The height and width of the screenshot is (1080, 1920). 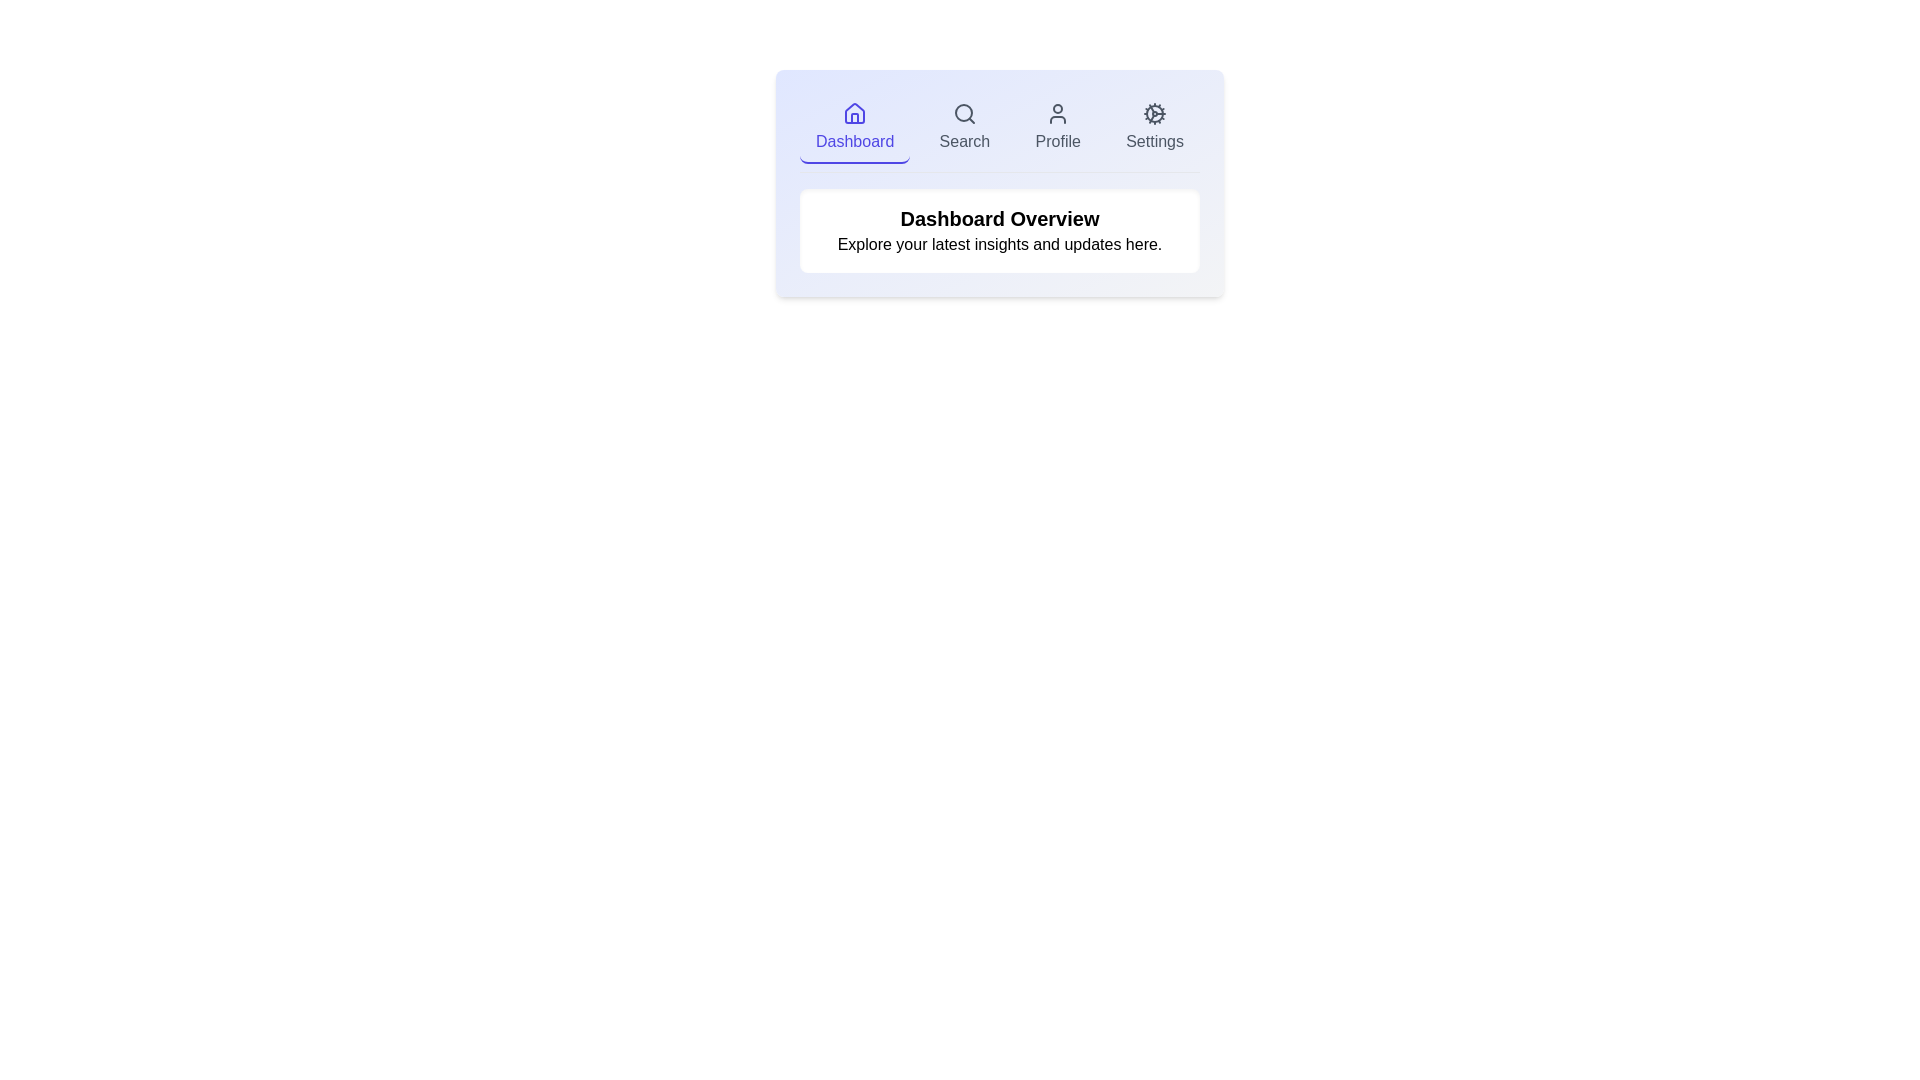 I want to click on the Navigation Button located in the horizontal navigation bar, which is the second item following the Dashboard button, so click(x=964, y=128).